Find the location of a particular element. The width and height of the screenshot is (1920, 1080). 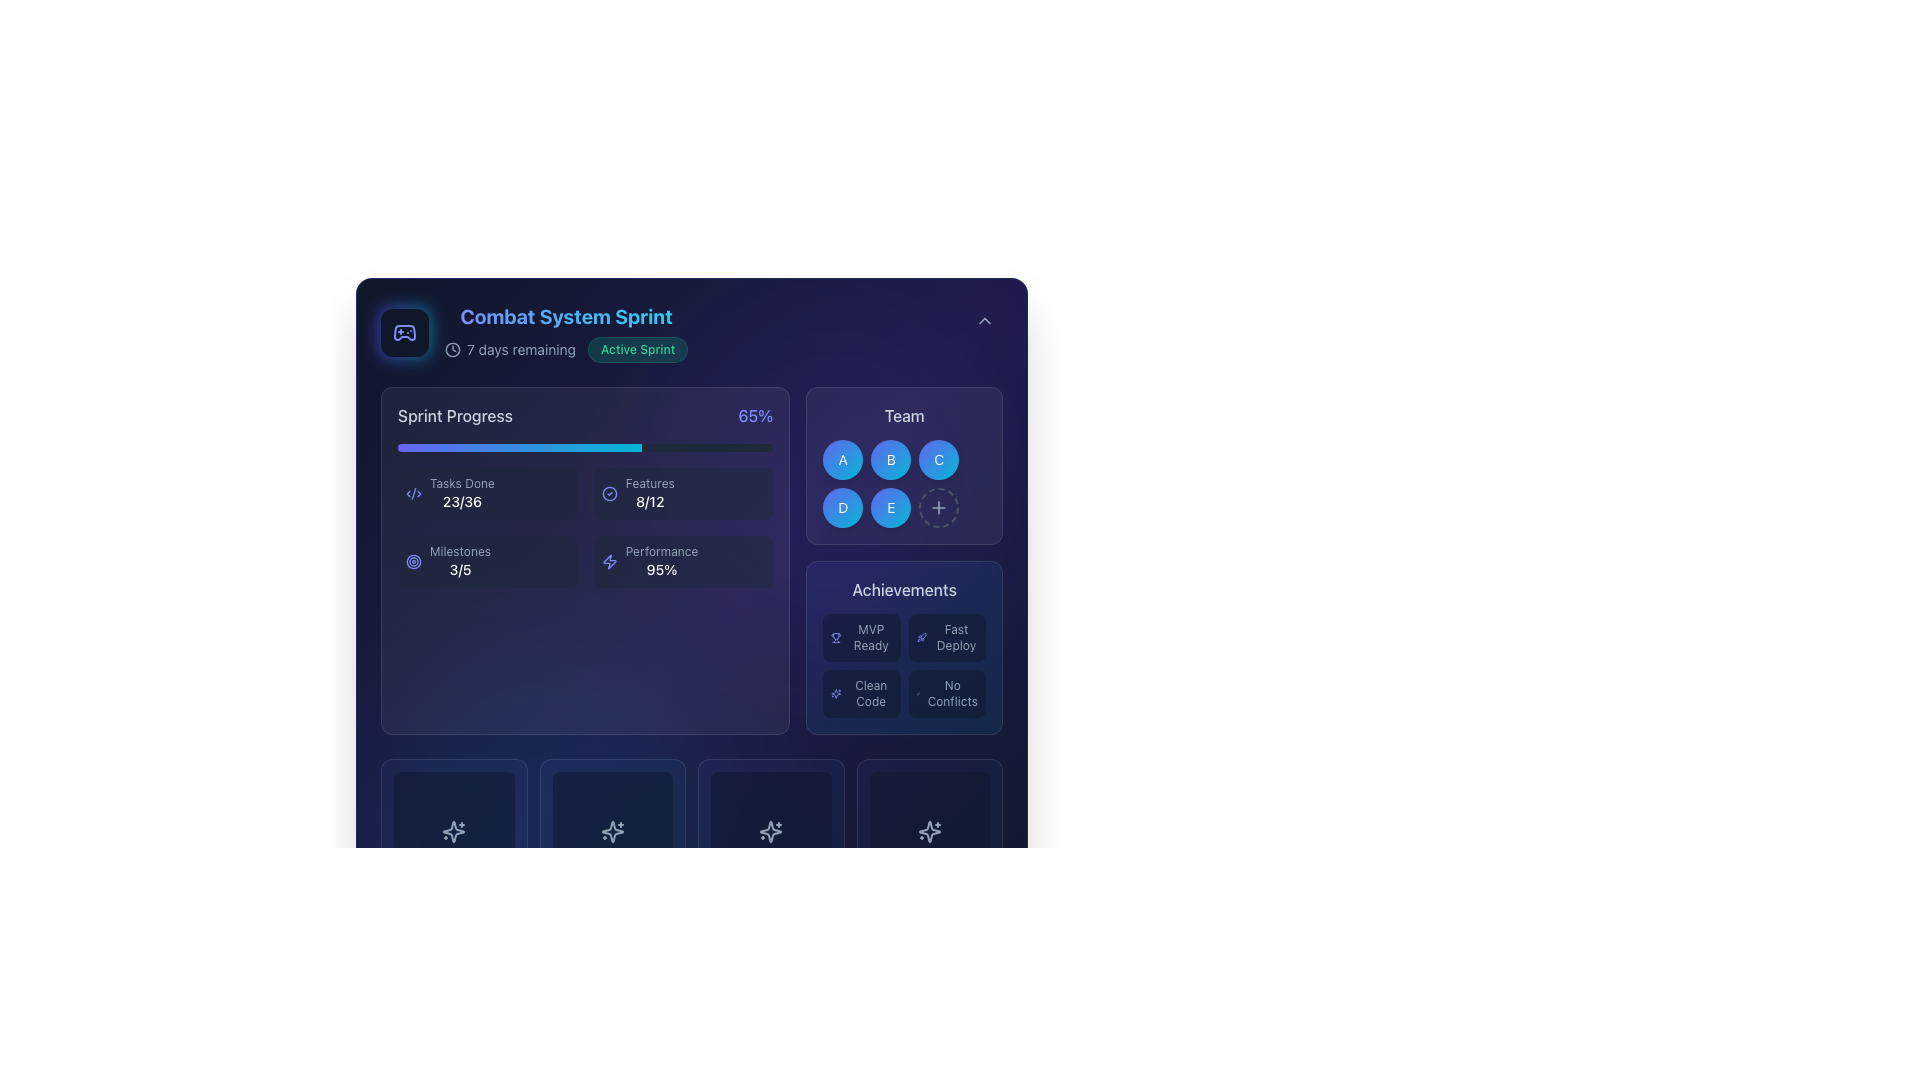

the 'MVP Ready' achievement label with icon, which is the first item in the grid of the 'Achievements' section, located at the top-left corner is located at coordinates (862, 637).